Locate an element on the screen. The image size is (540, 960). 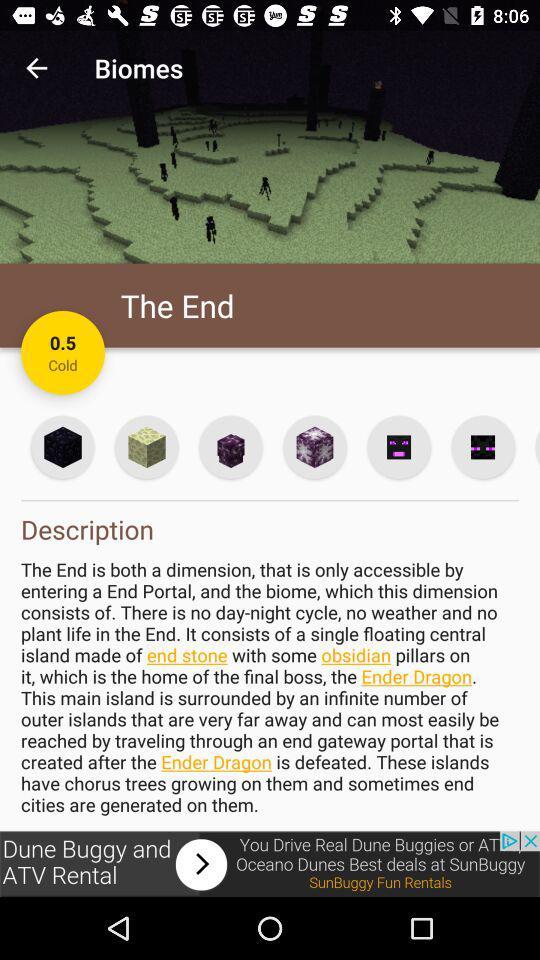
the book icon is located at coordinates (145, 447).